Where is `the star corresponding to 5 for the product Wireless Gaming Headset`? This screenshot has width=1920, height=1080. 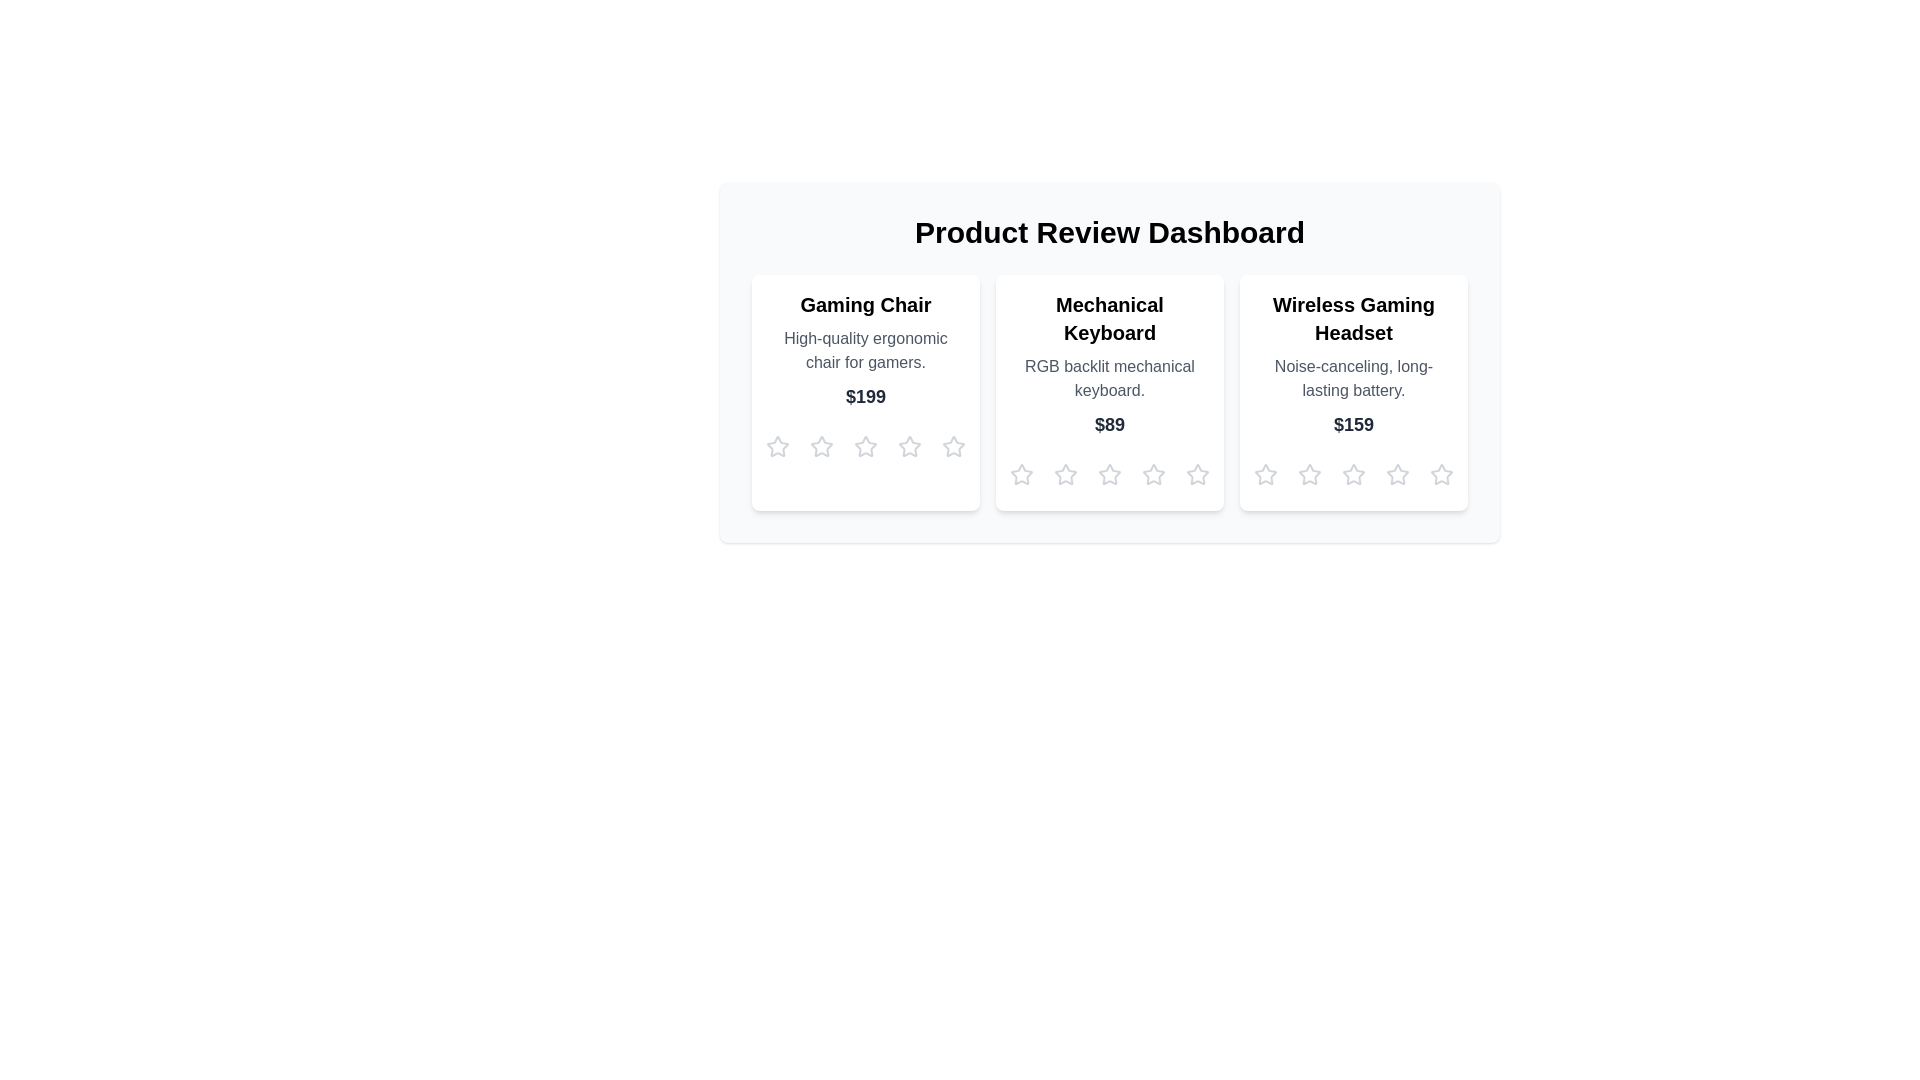
the star corresponding to 5 for the product Wireless Gaming Headset is located at coordinates (1441, 474).